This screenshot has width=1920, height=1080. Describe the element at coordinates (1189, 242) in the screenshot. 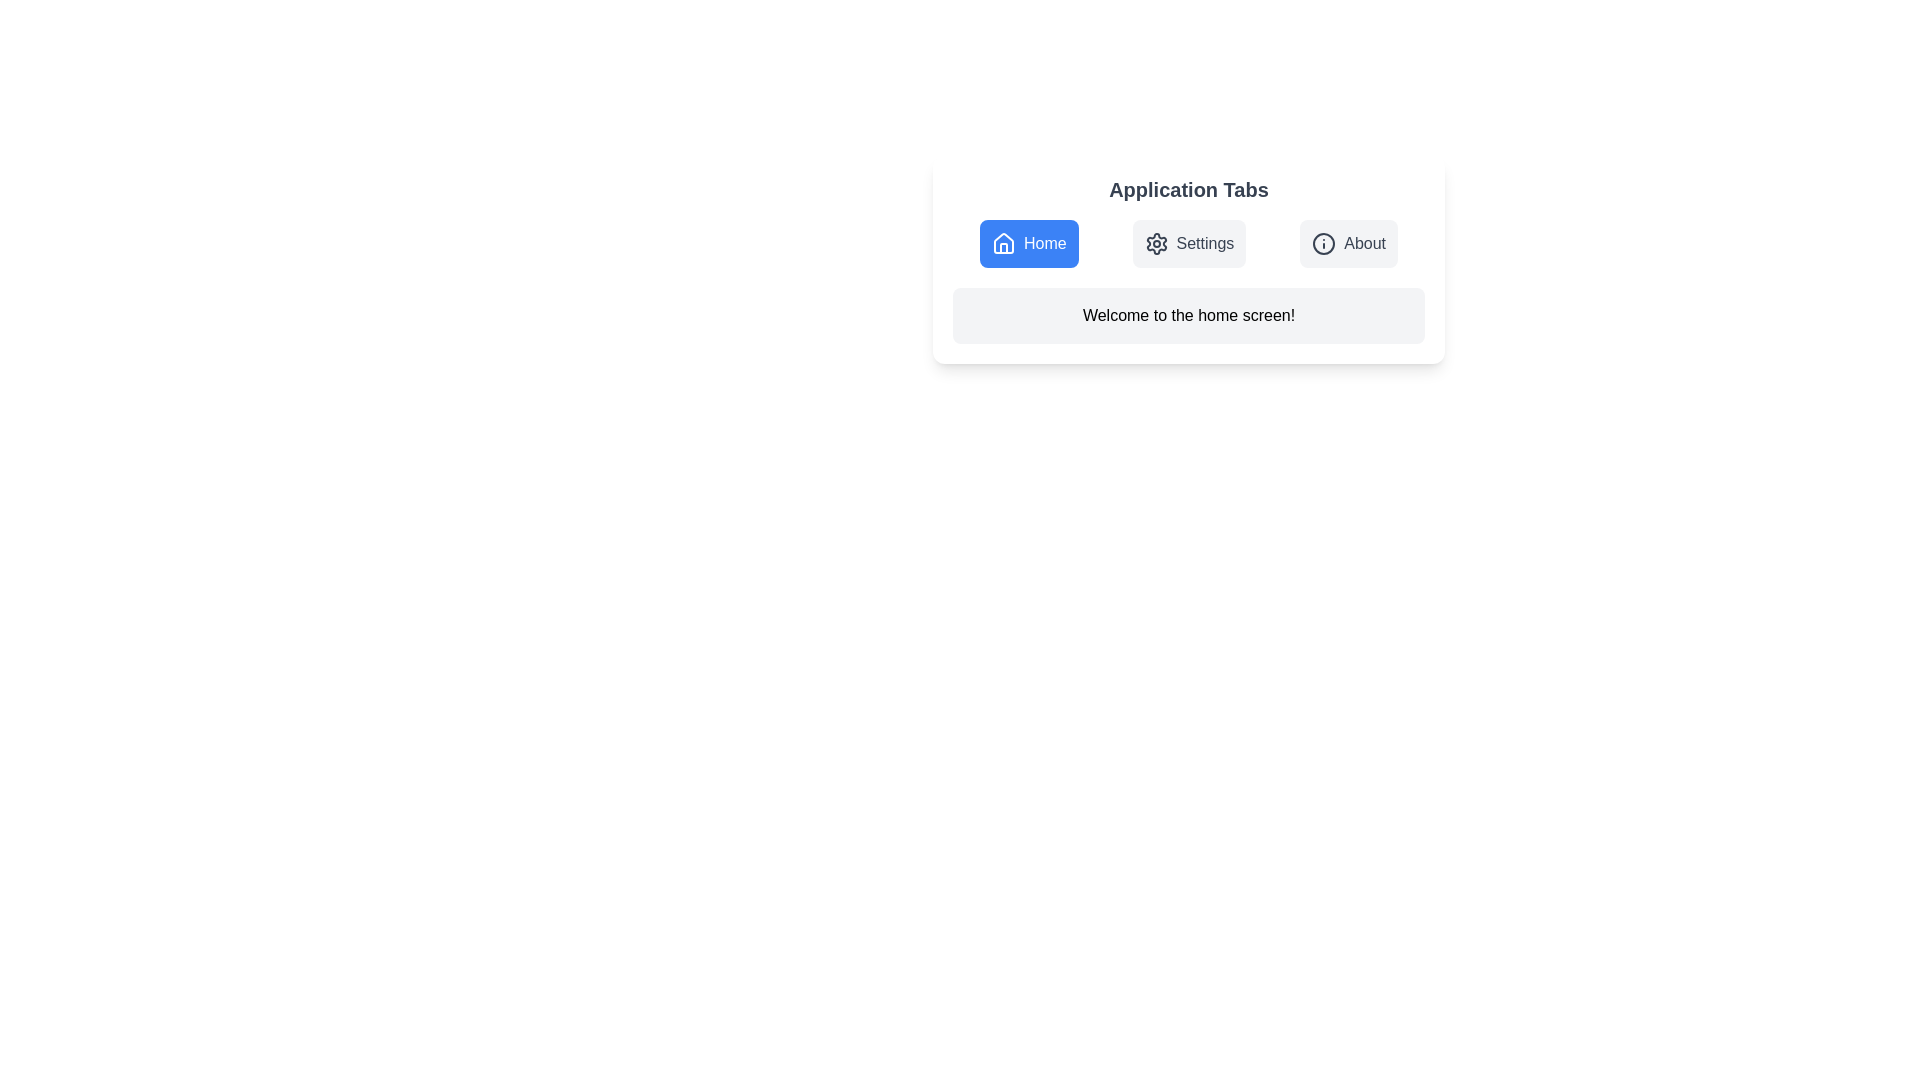

I see `the tab Settings to change the displayed content` at that location.